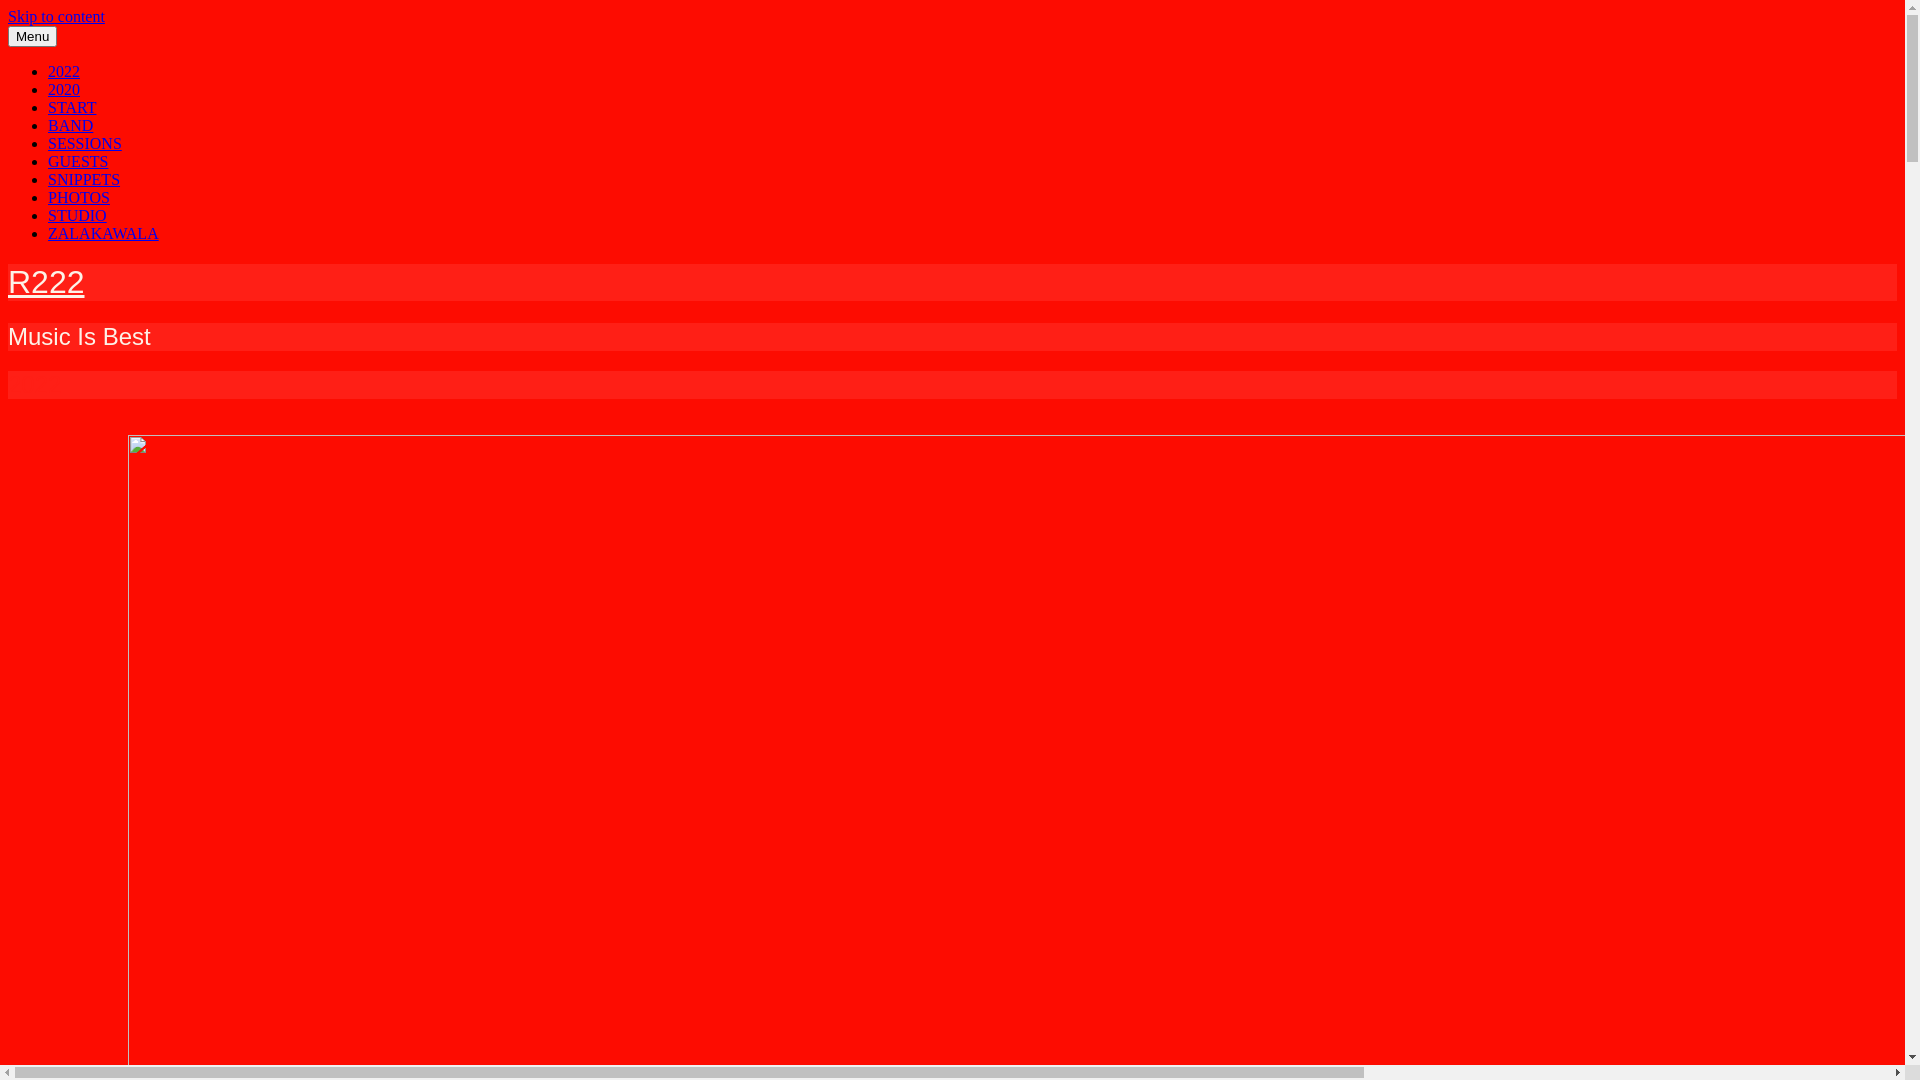 The image size is (1920, 1080). What do you see at coordinates (8, 36) in the screenshot?
I see `'Menu'` at bounding box center [8, 36].